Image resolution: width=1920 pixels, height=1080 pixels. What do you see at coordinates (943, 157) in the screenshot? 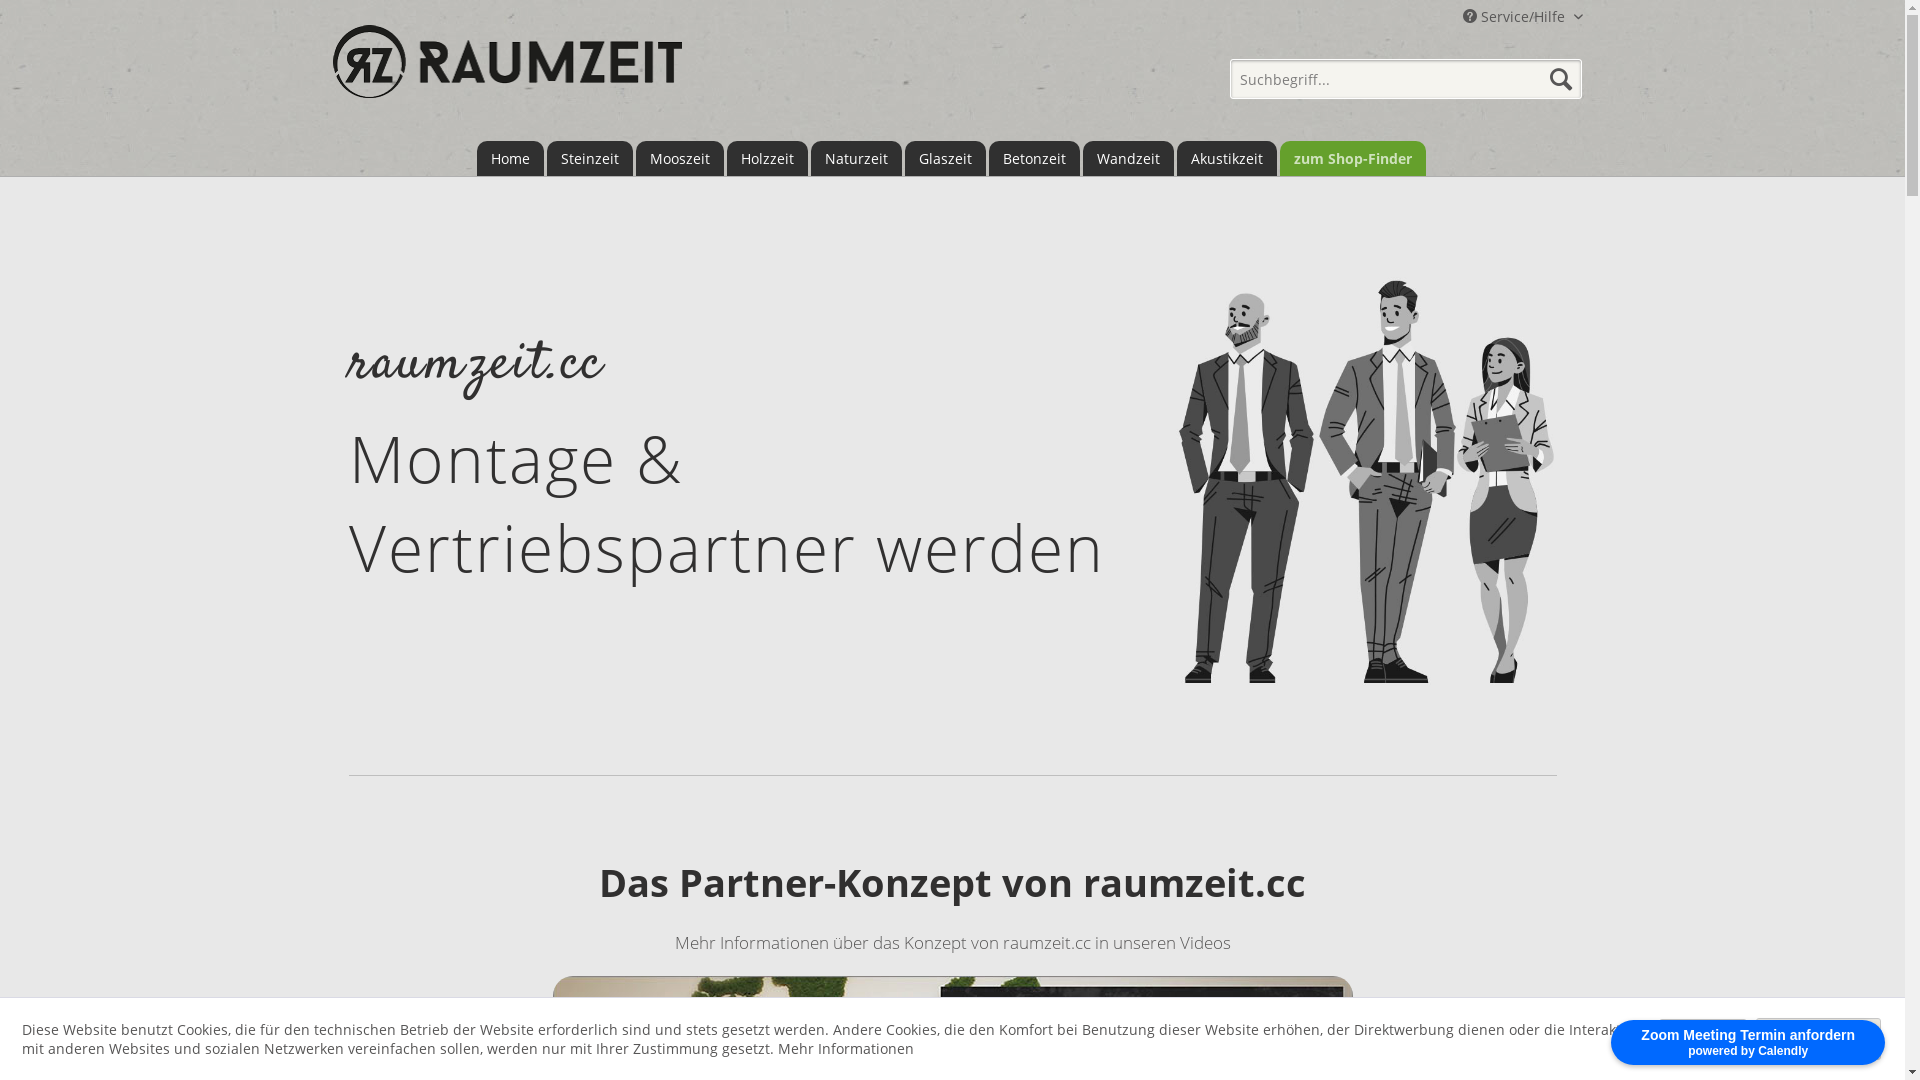
I see `'Glaszeit'` at bounding box center [943, 157].